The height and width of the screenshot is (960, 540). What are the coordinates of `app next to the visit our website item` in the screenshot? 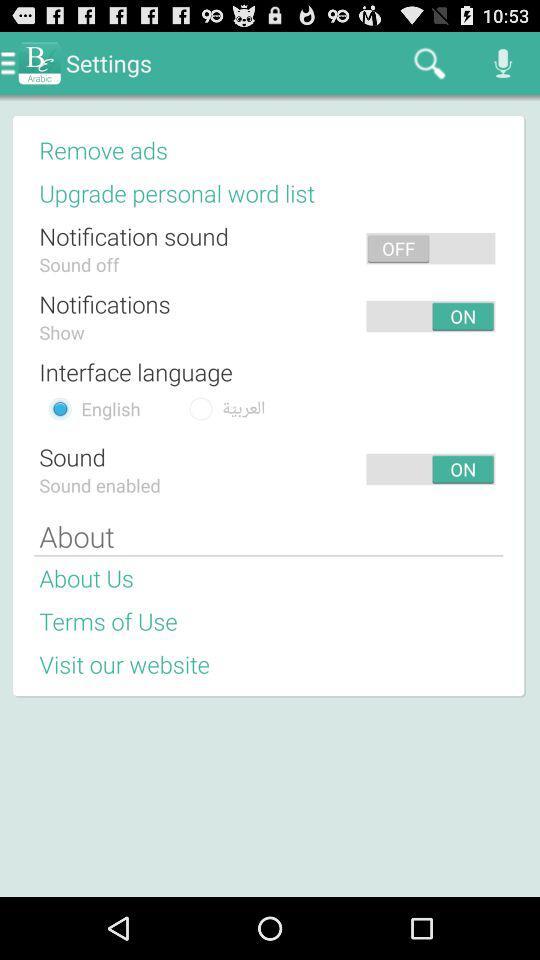 It's located at (358, 664).